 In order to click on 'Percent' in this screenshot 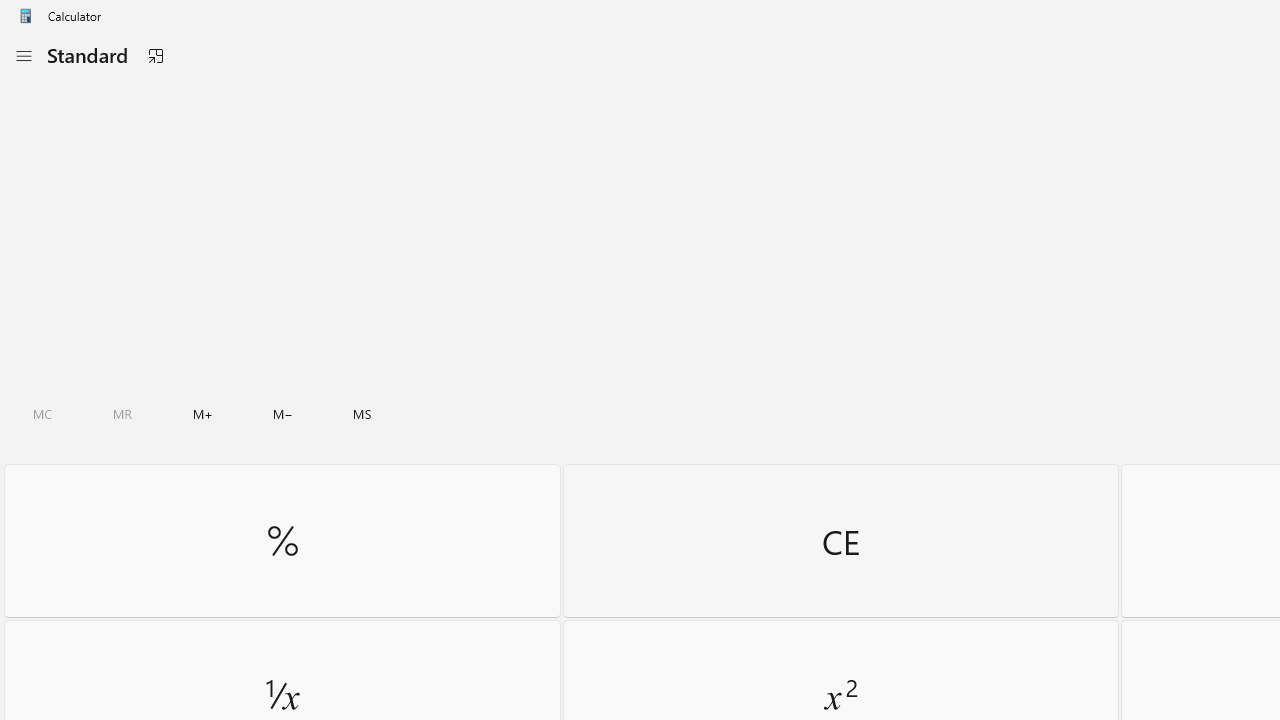, I will do `click(281, 540)`.